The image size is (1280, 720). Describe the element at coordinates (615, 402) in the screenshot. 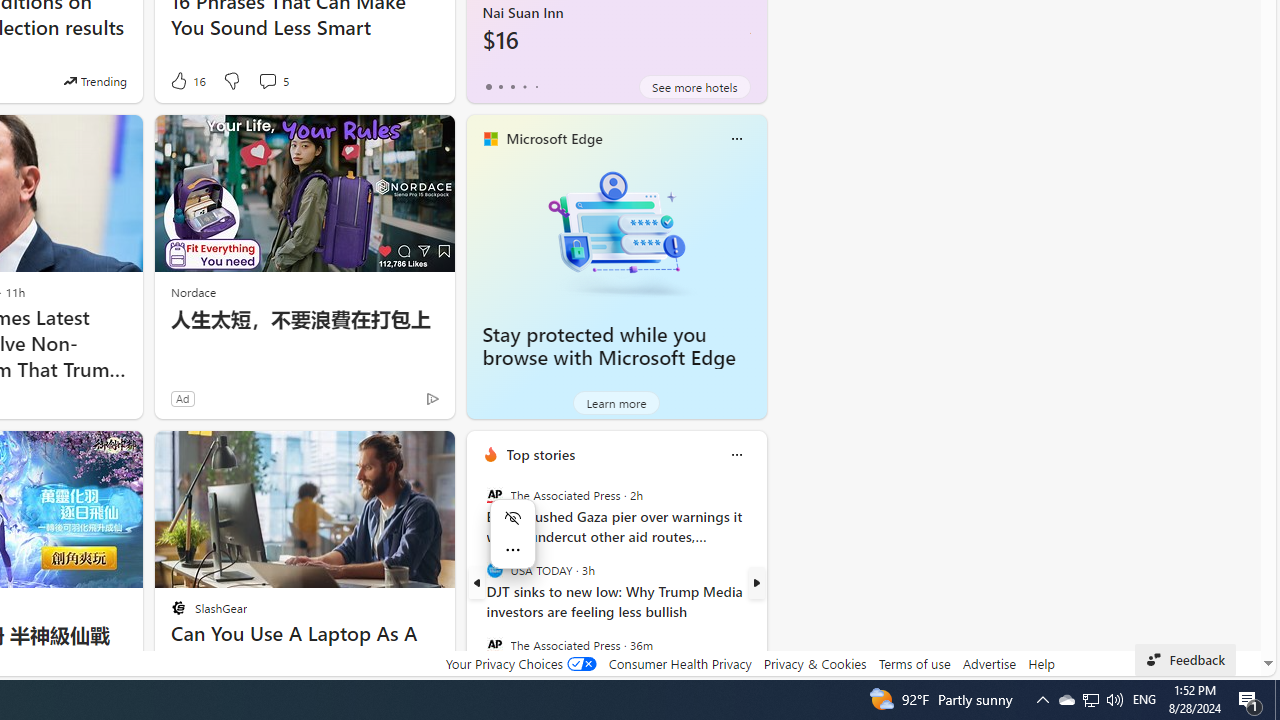

I see `'Learn more'` at that location.